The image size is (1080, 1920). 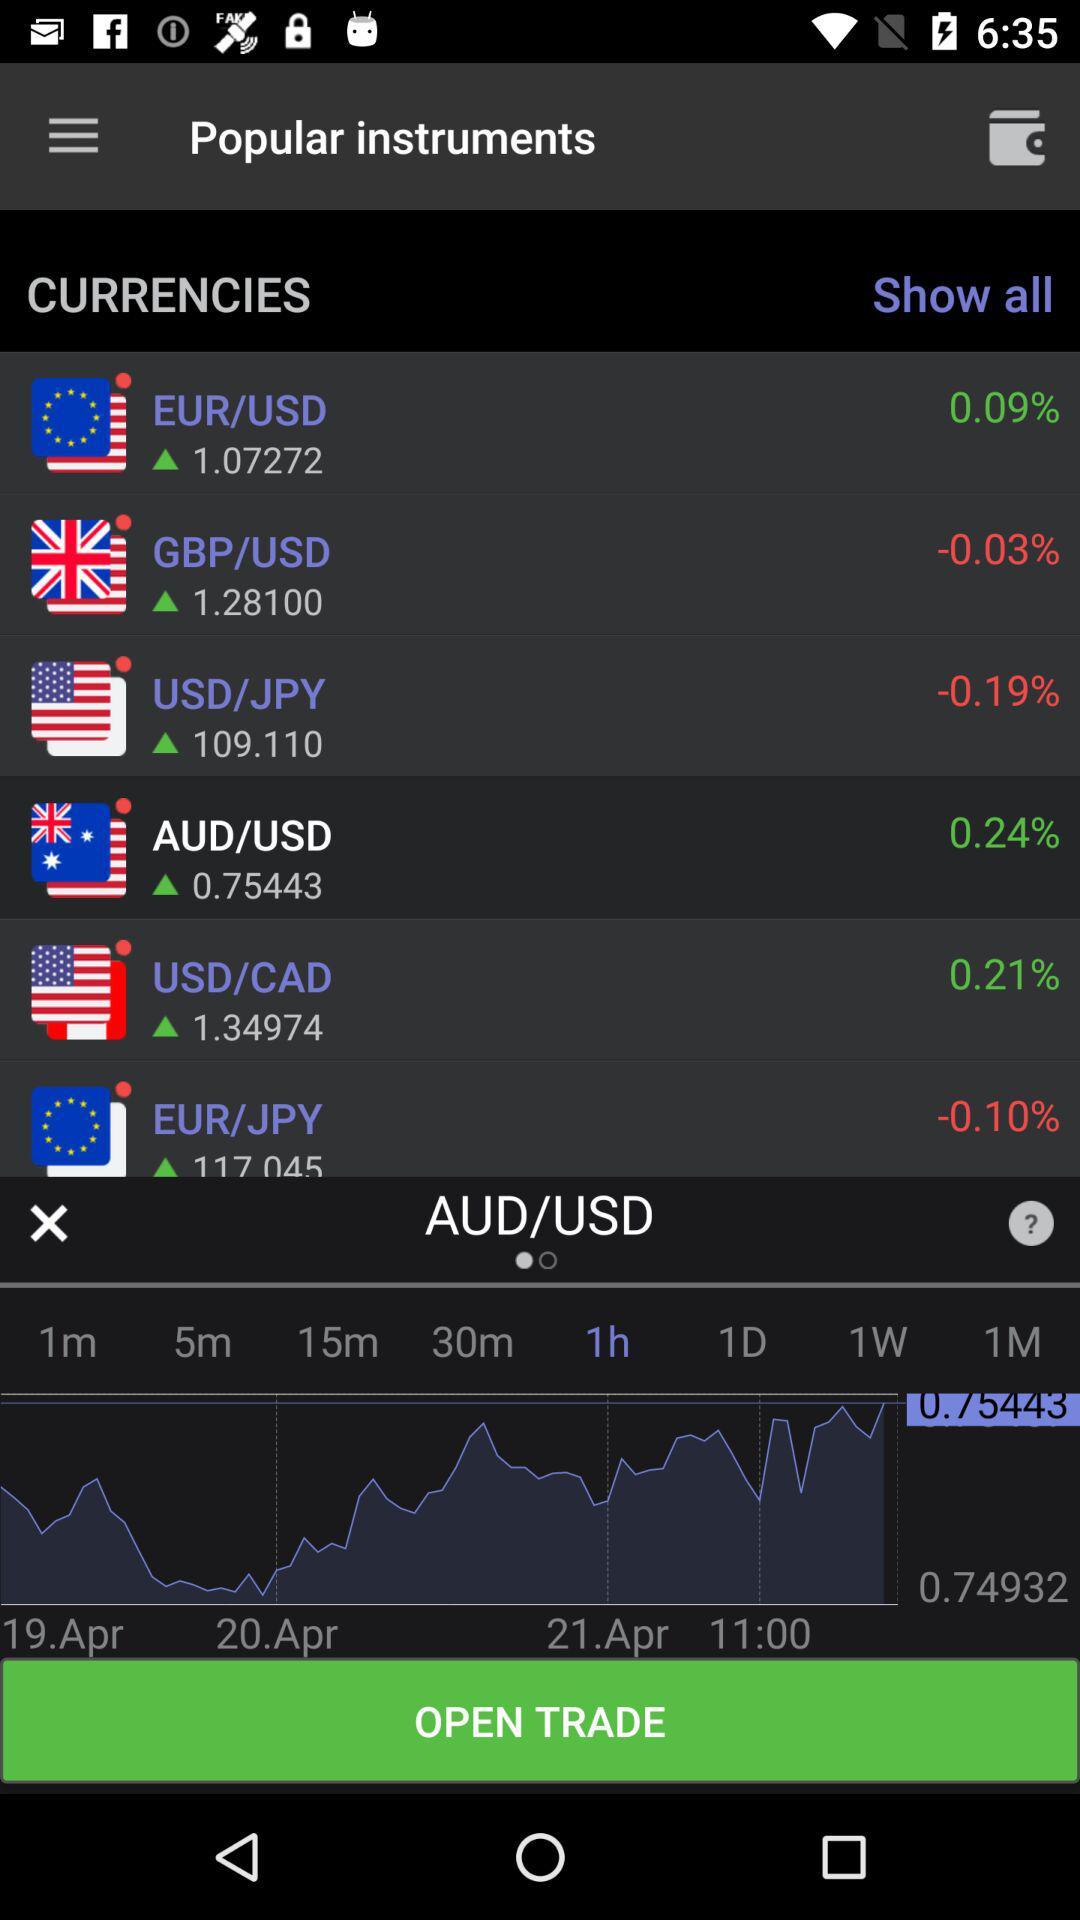 I want to click on the icon next to 1h, so click(x=742, y=1340).